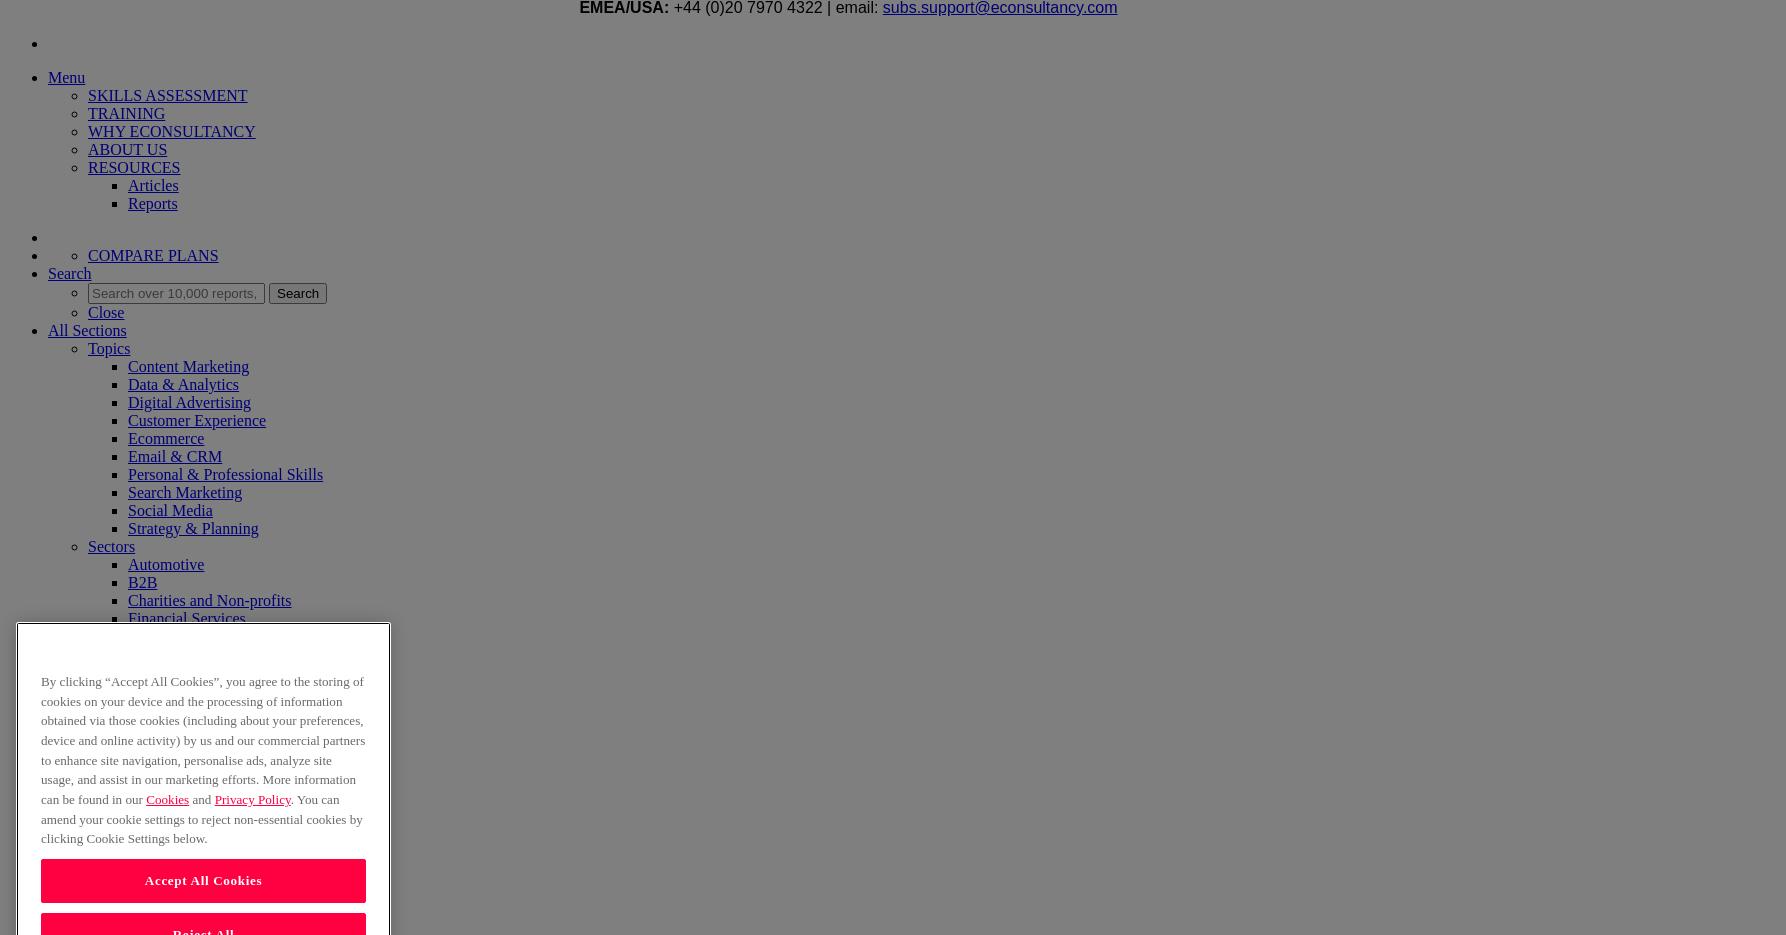  Describe the element at coordinates (169, 509) in the screenshot. I see `'Social Media'` at that location.